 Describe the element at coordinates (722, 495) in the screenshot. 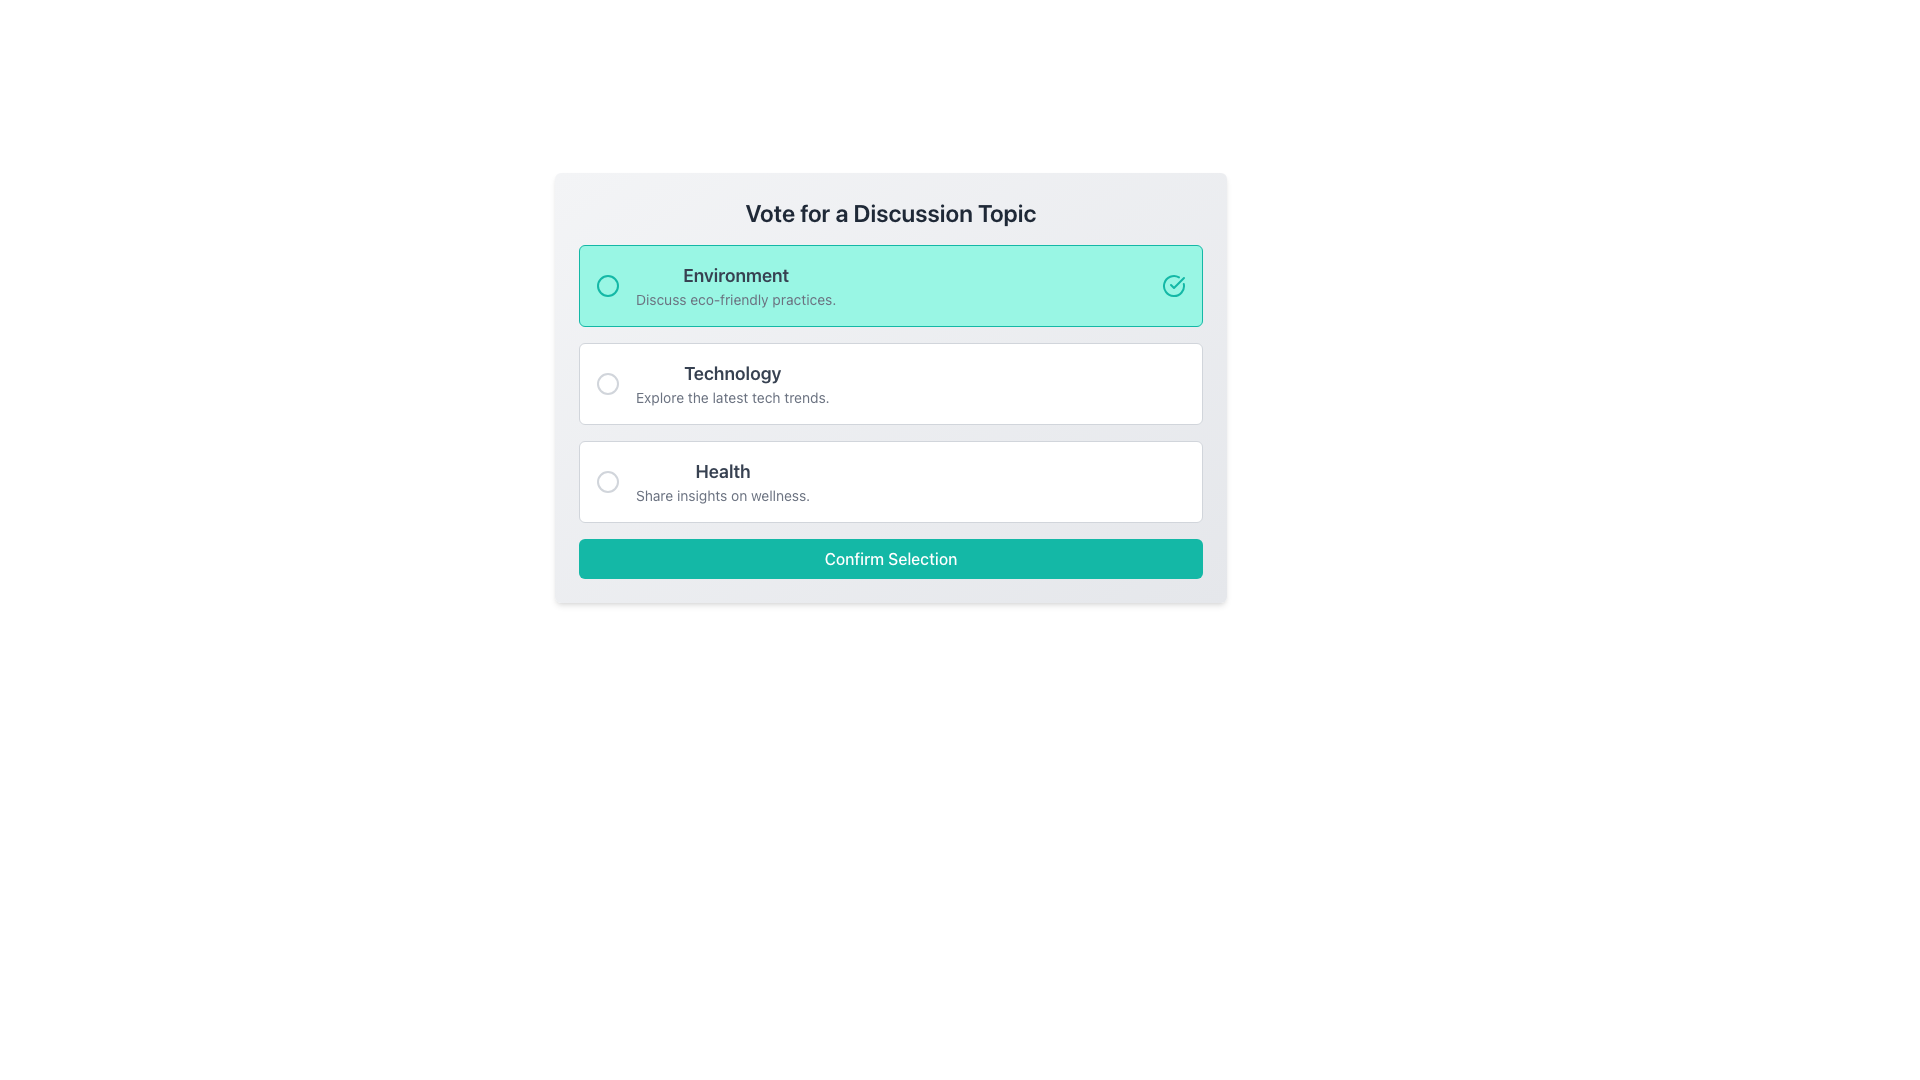

I see `the static text label that reads 'Share insights on wellness.' located below the bold text 'Health' in the third selection panel` at that location.